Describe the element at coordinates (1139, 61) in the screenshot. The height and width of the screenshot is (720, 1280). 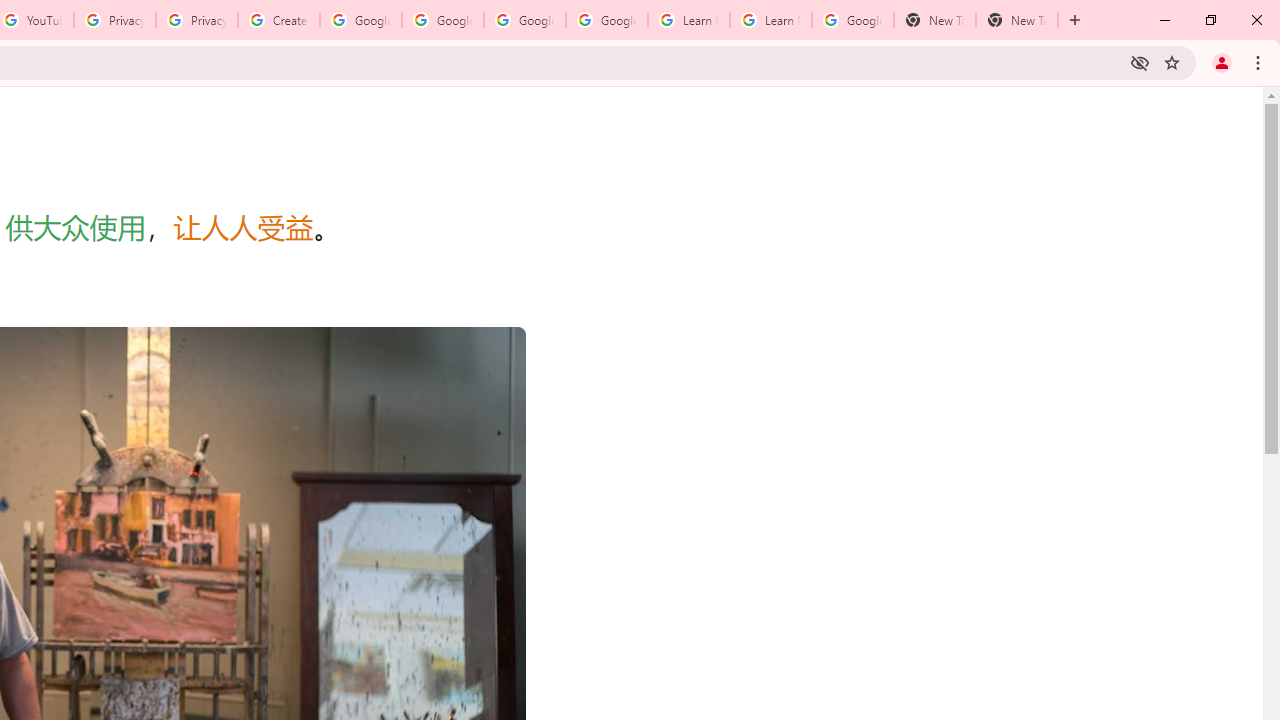
I see `'Third-party cookies blocked'` at that location.